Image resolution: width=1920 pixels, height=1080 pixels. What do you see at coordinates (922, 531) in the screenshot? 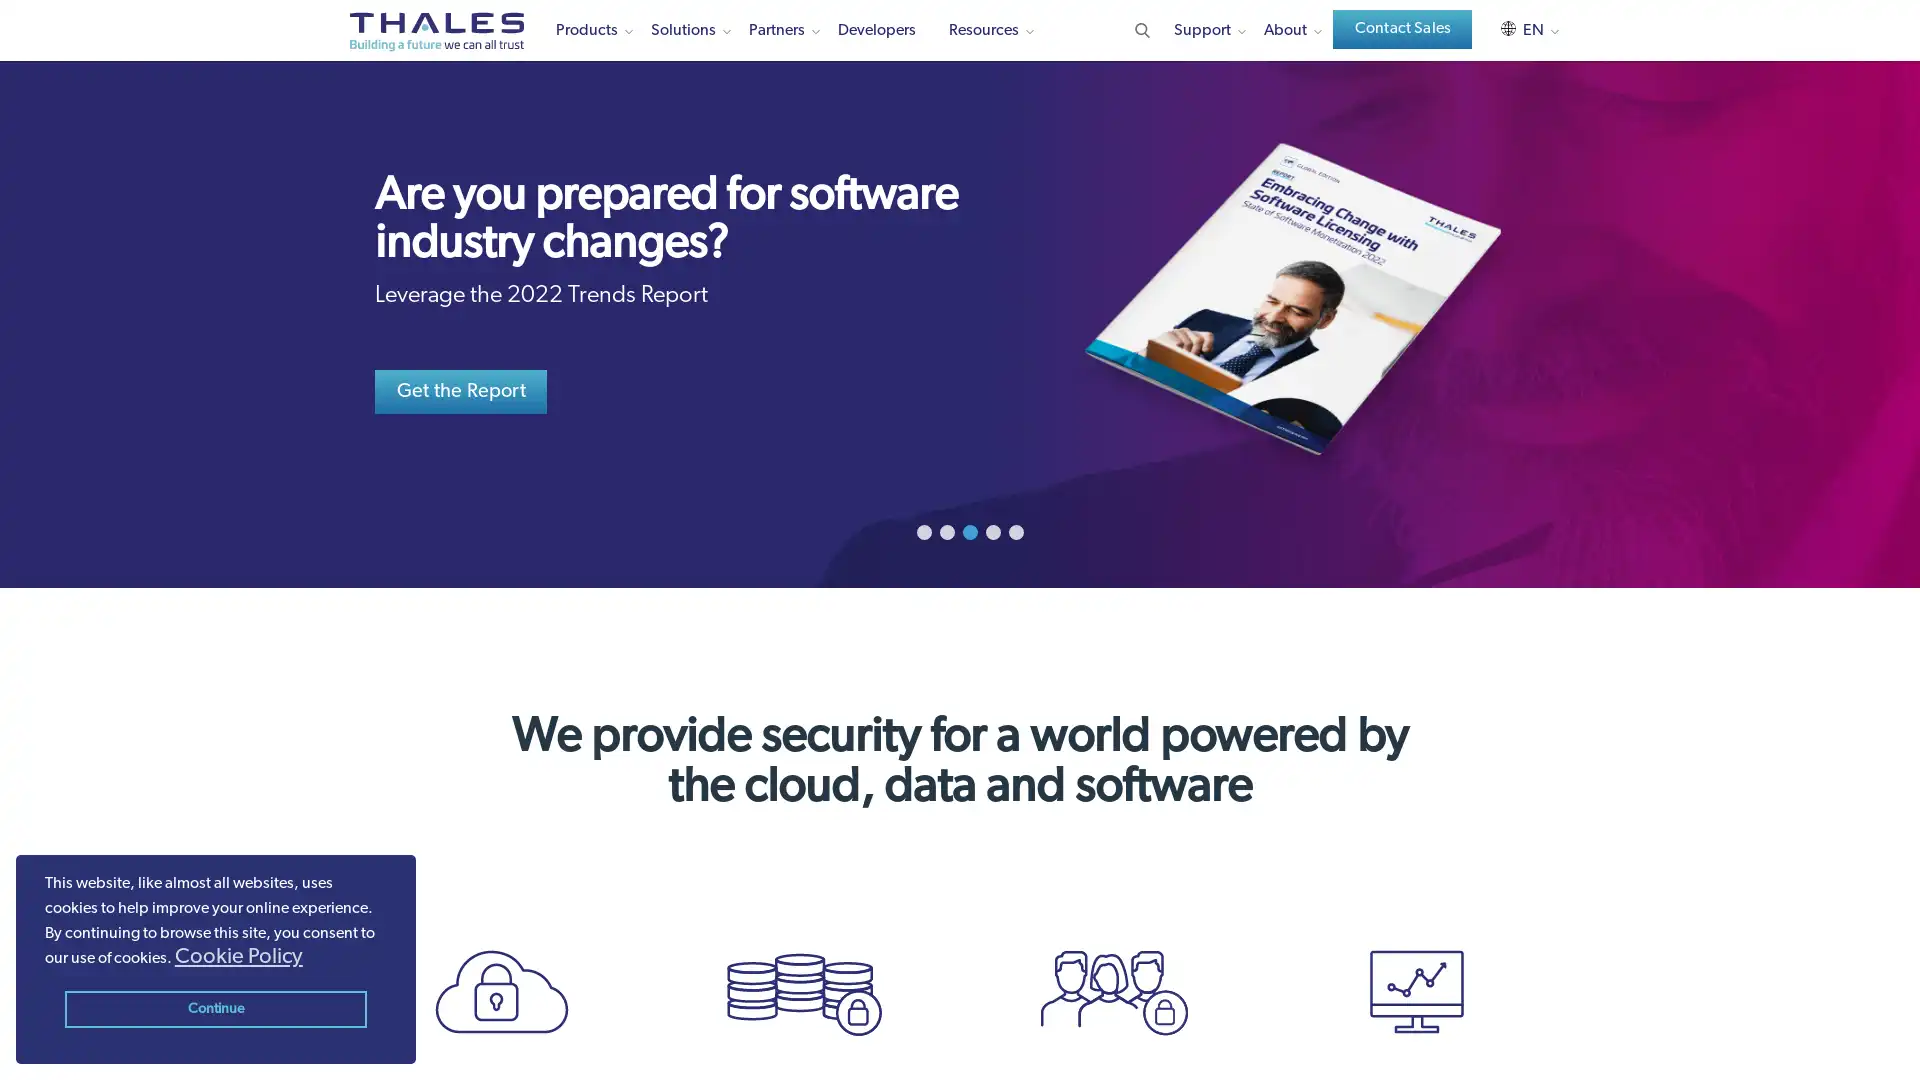
I see `1` at bounding box center [922, 531].